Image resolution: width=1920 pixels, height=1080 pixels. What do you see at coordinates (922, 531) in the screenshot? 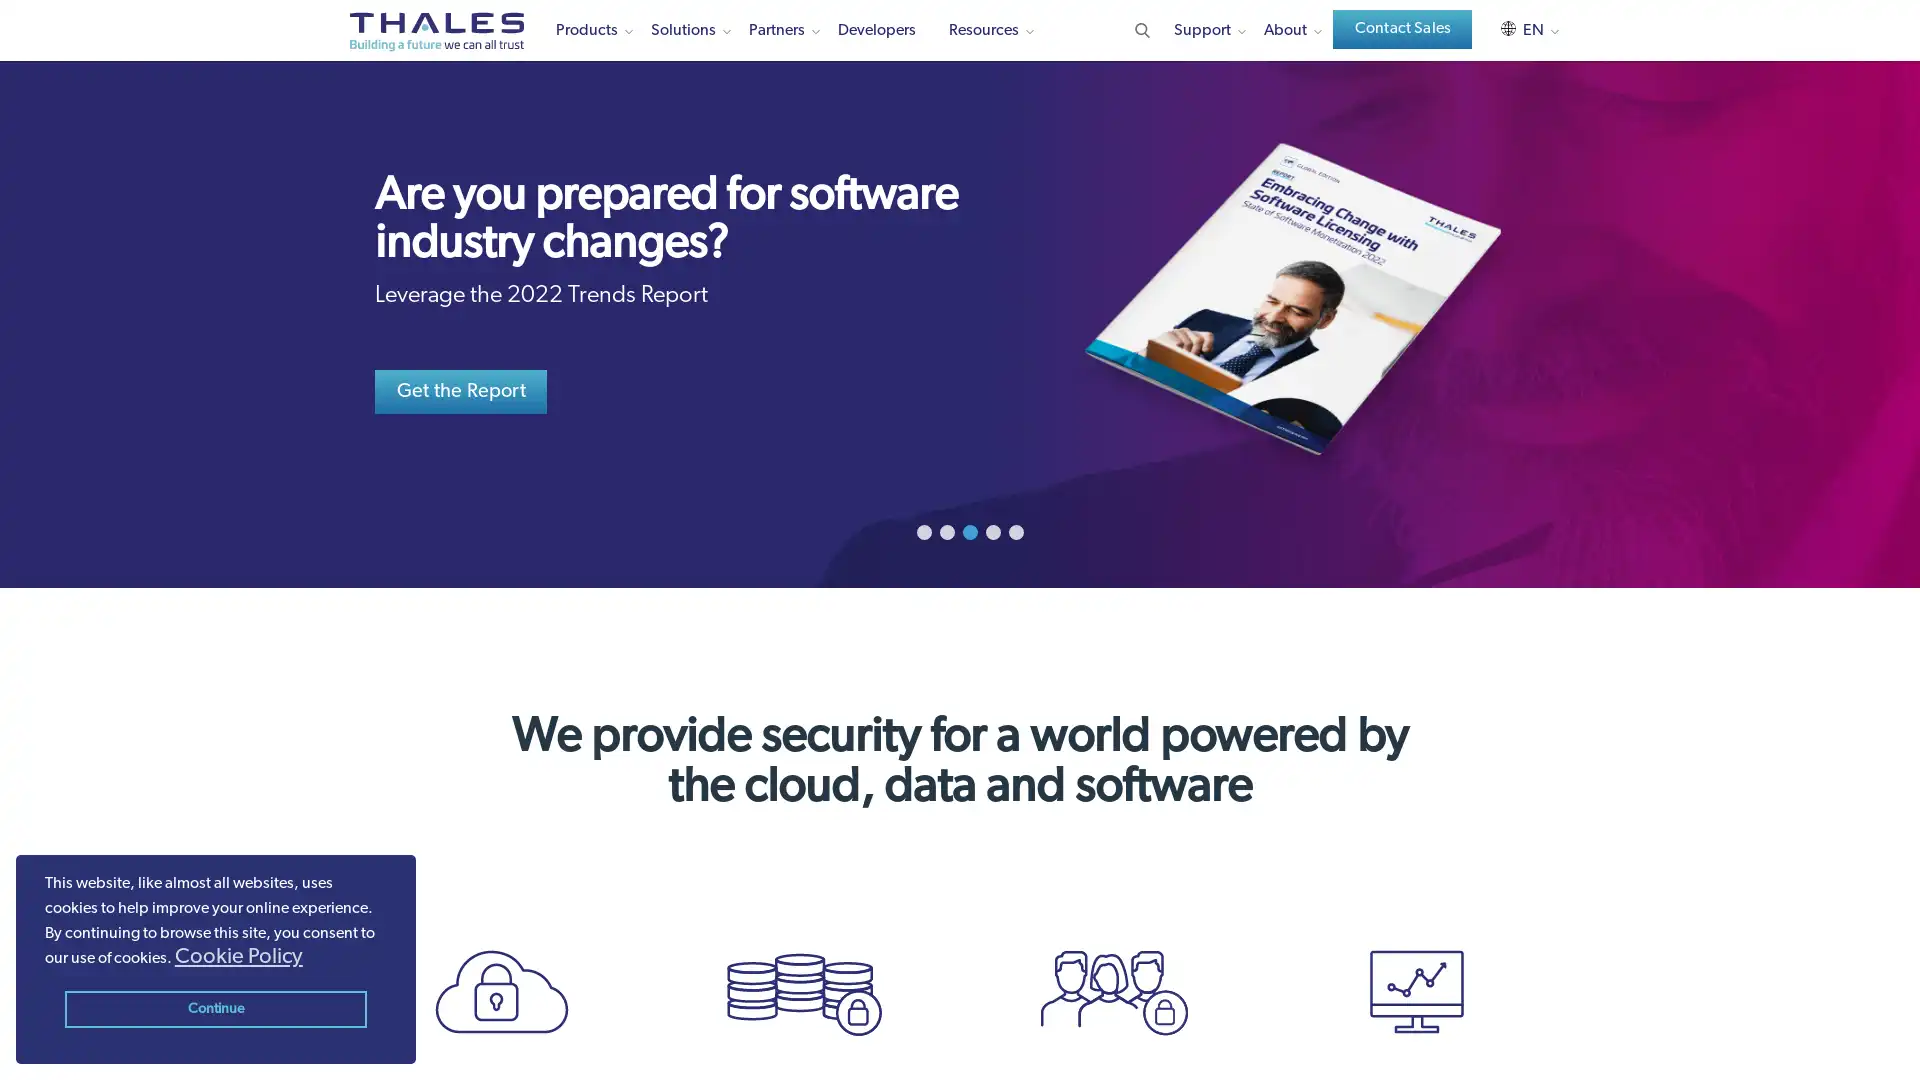
I see `1` at bounding box center [922, 531].